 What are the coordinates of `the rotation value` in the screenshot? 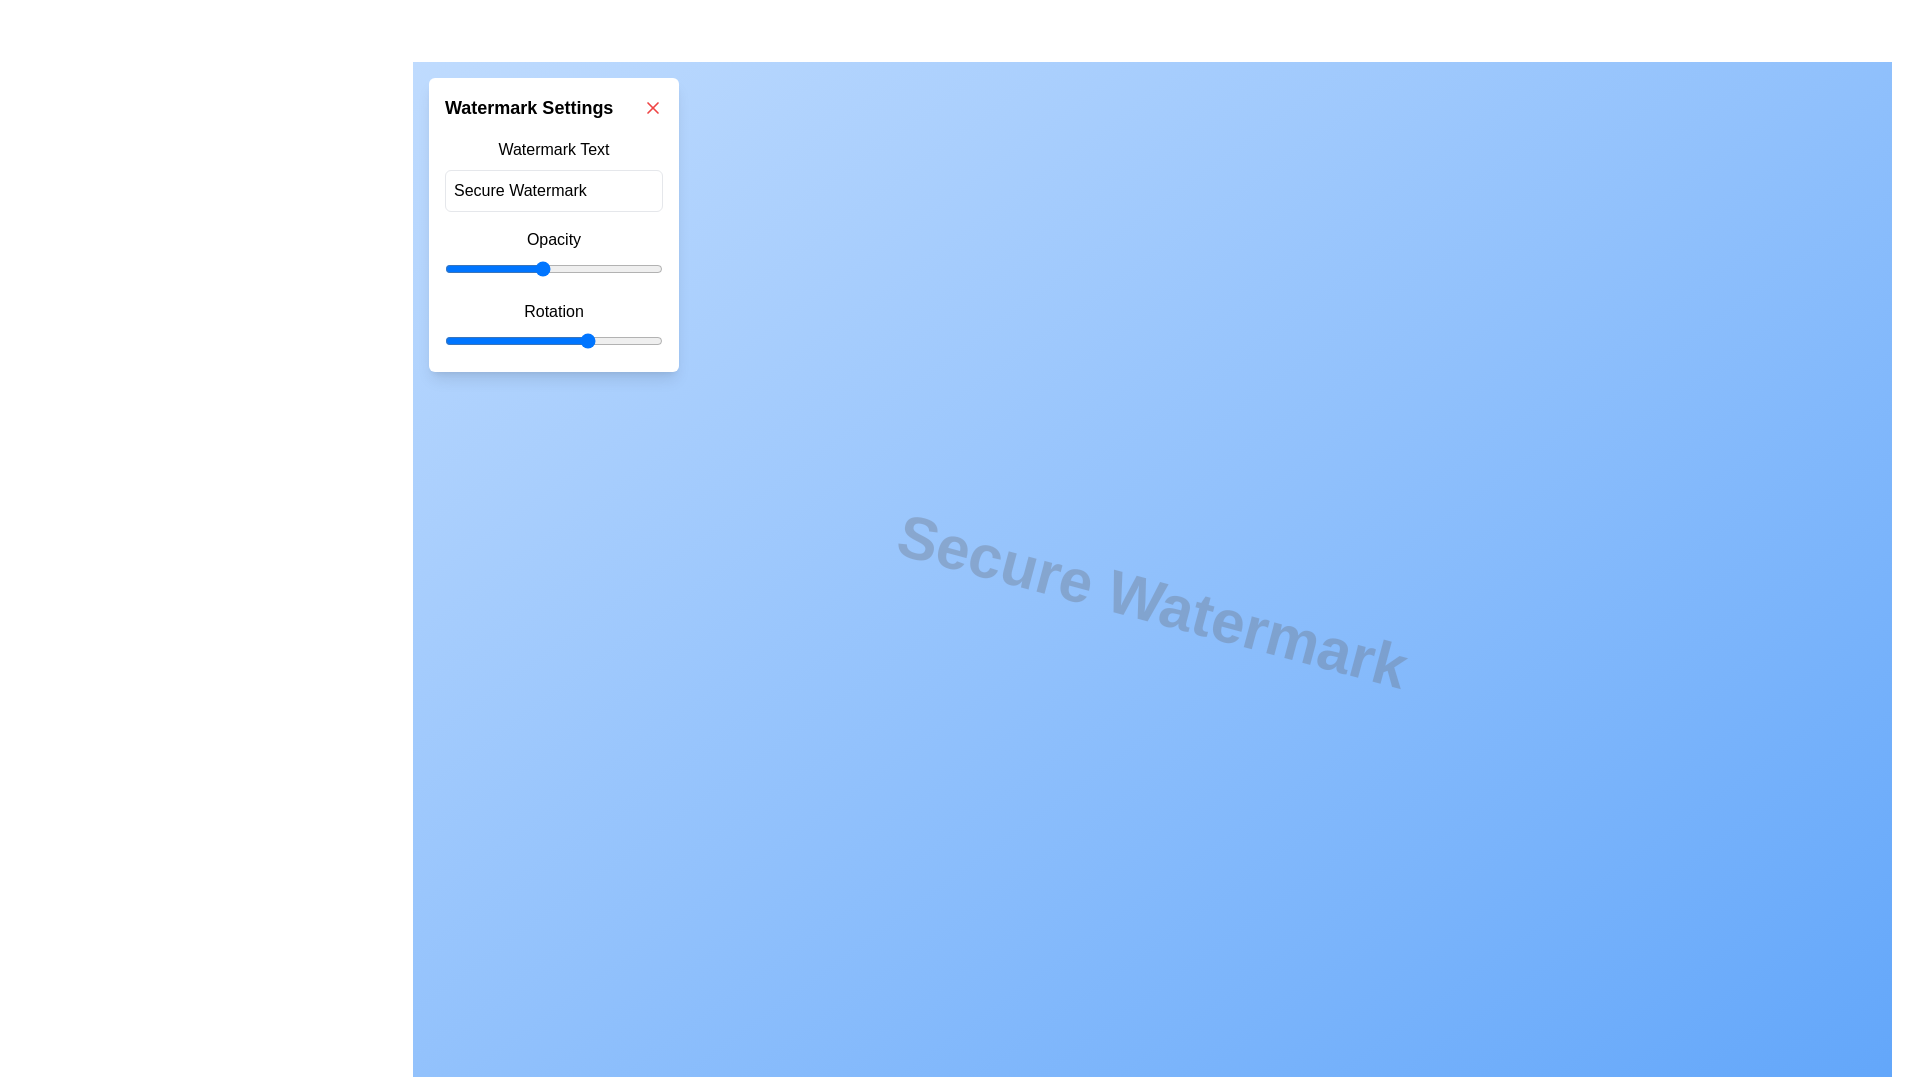 It's located at (458, 339).